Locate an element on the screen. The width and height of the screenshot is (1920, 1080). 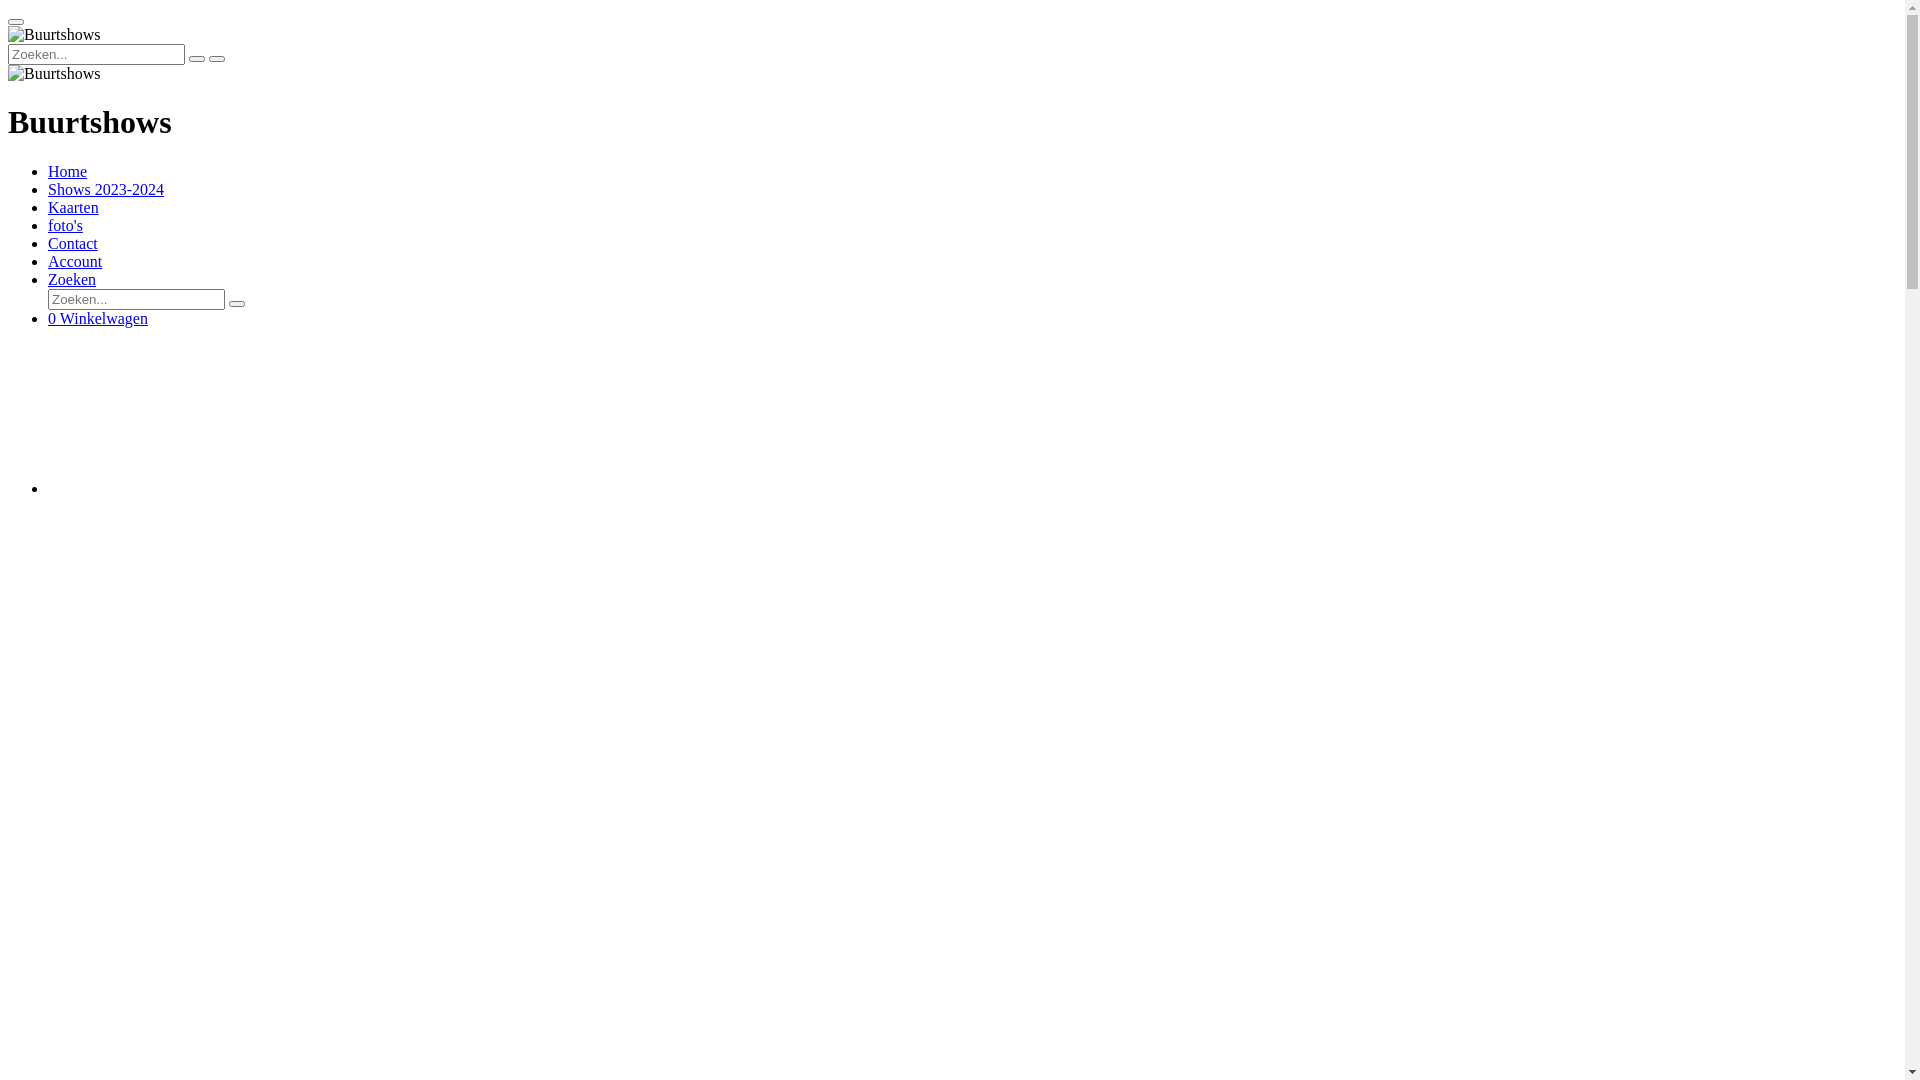
'Home' is located at coordinates (67, 170).